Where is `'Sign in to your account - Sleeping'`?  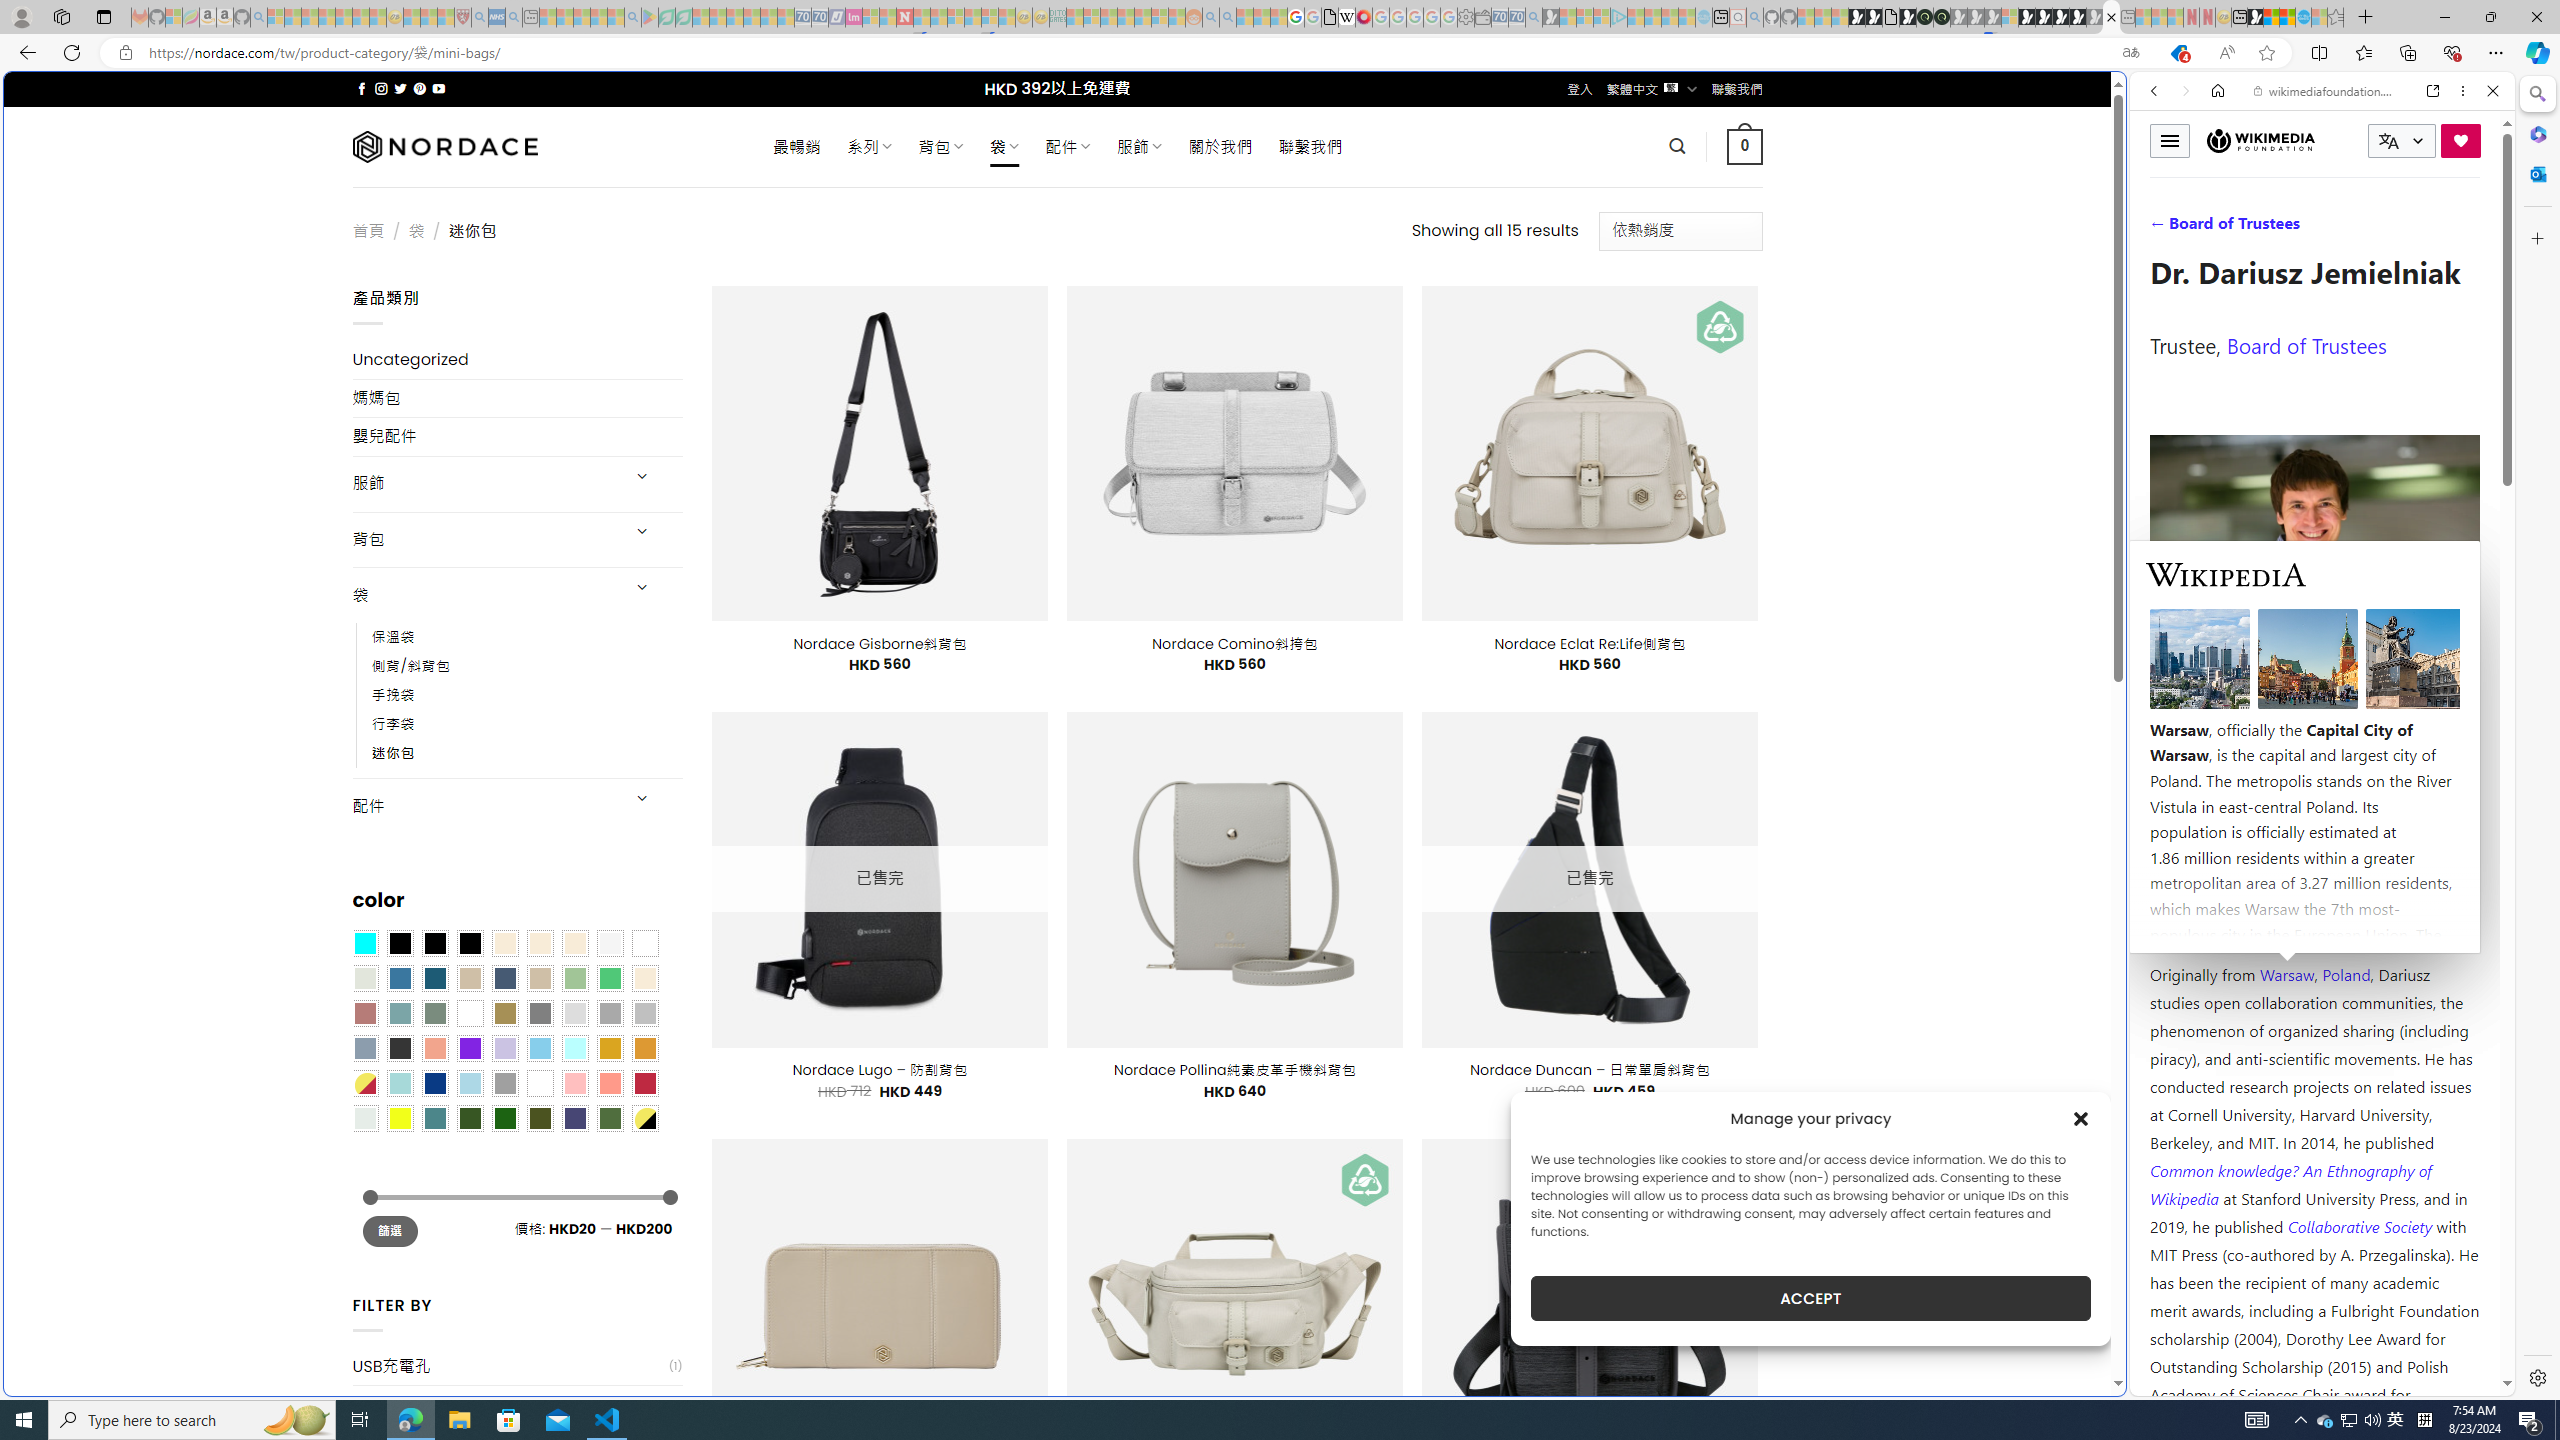
'Sign in to your account - Sleeping' is located at coordinates (2009, 16).